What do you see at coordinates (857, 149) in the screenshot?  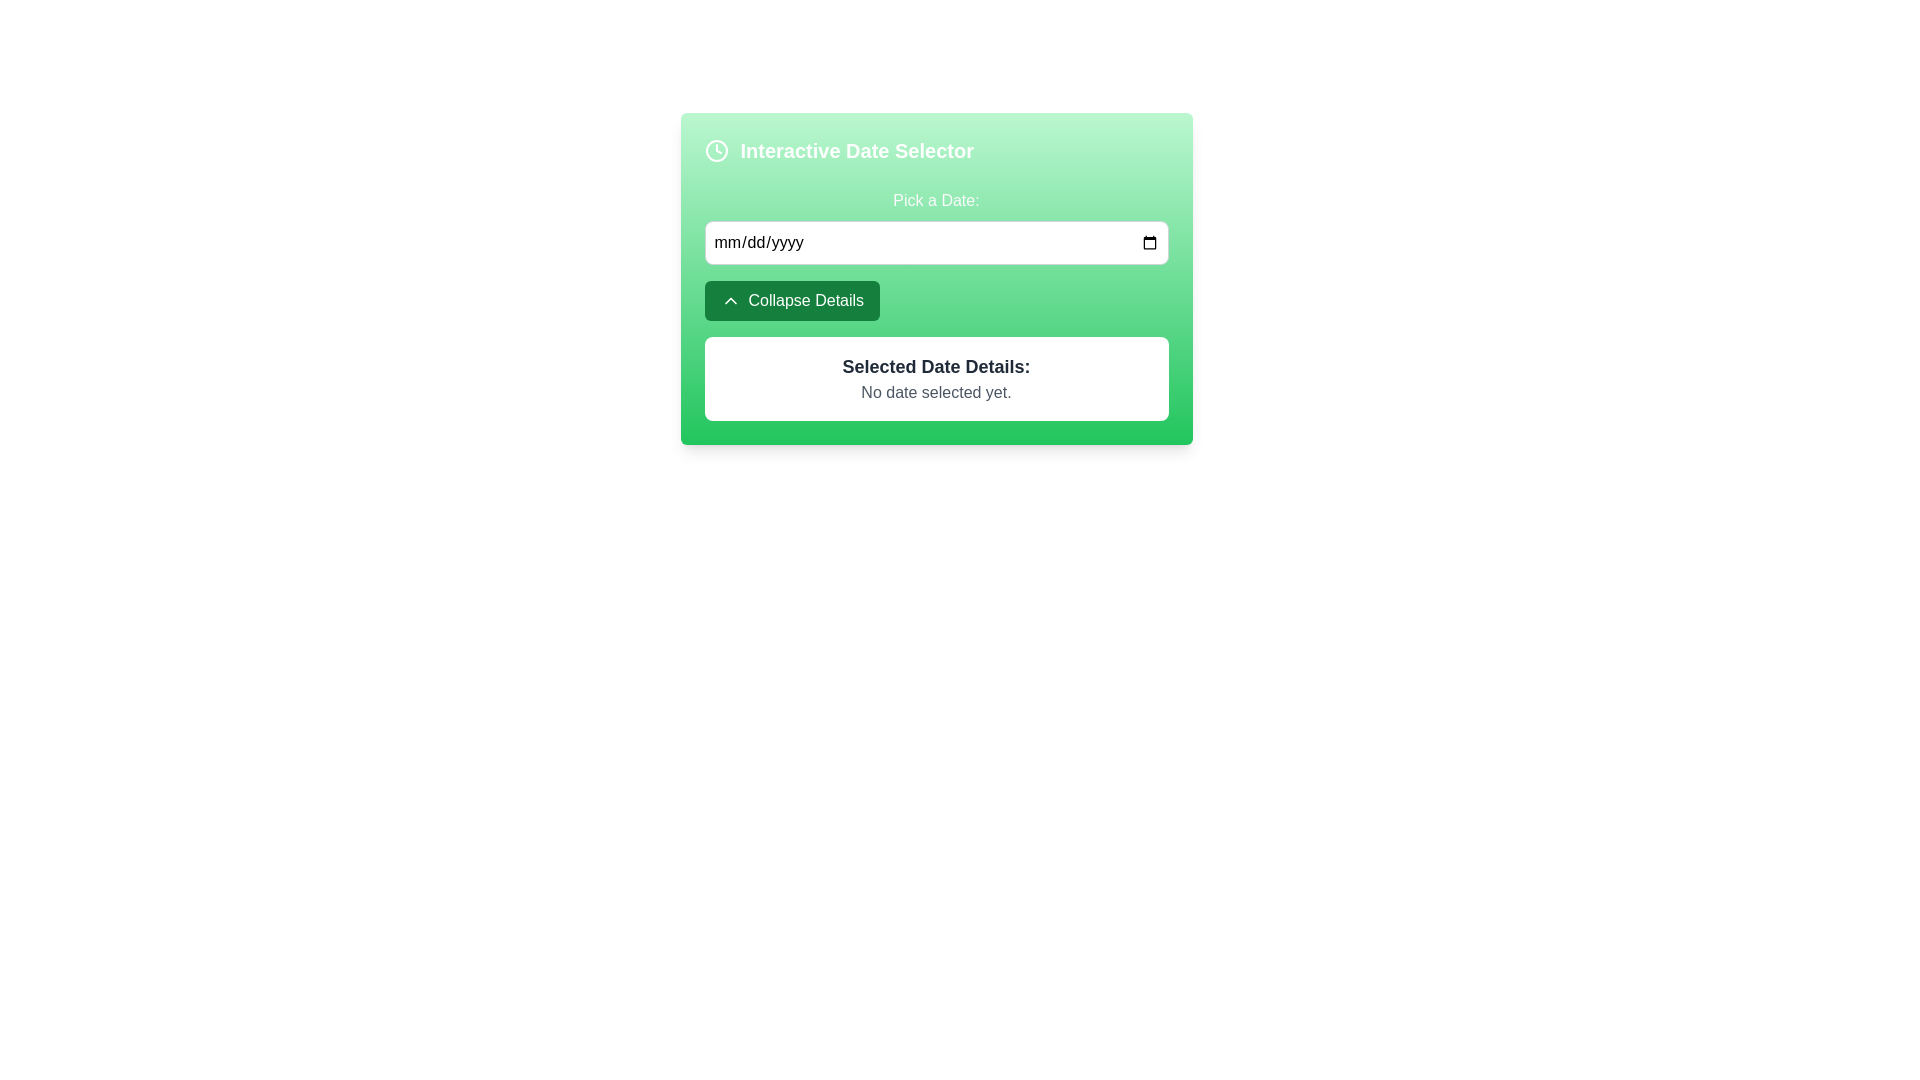 I see `the text label displaying 'Interactive Date Selector', which is styled in a large, bold white font against a green background, located in the top-left part of the widget card` at bounding box center [857, 149].